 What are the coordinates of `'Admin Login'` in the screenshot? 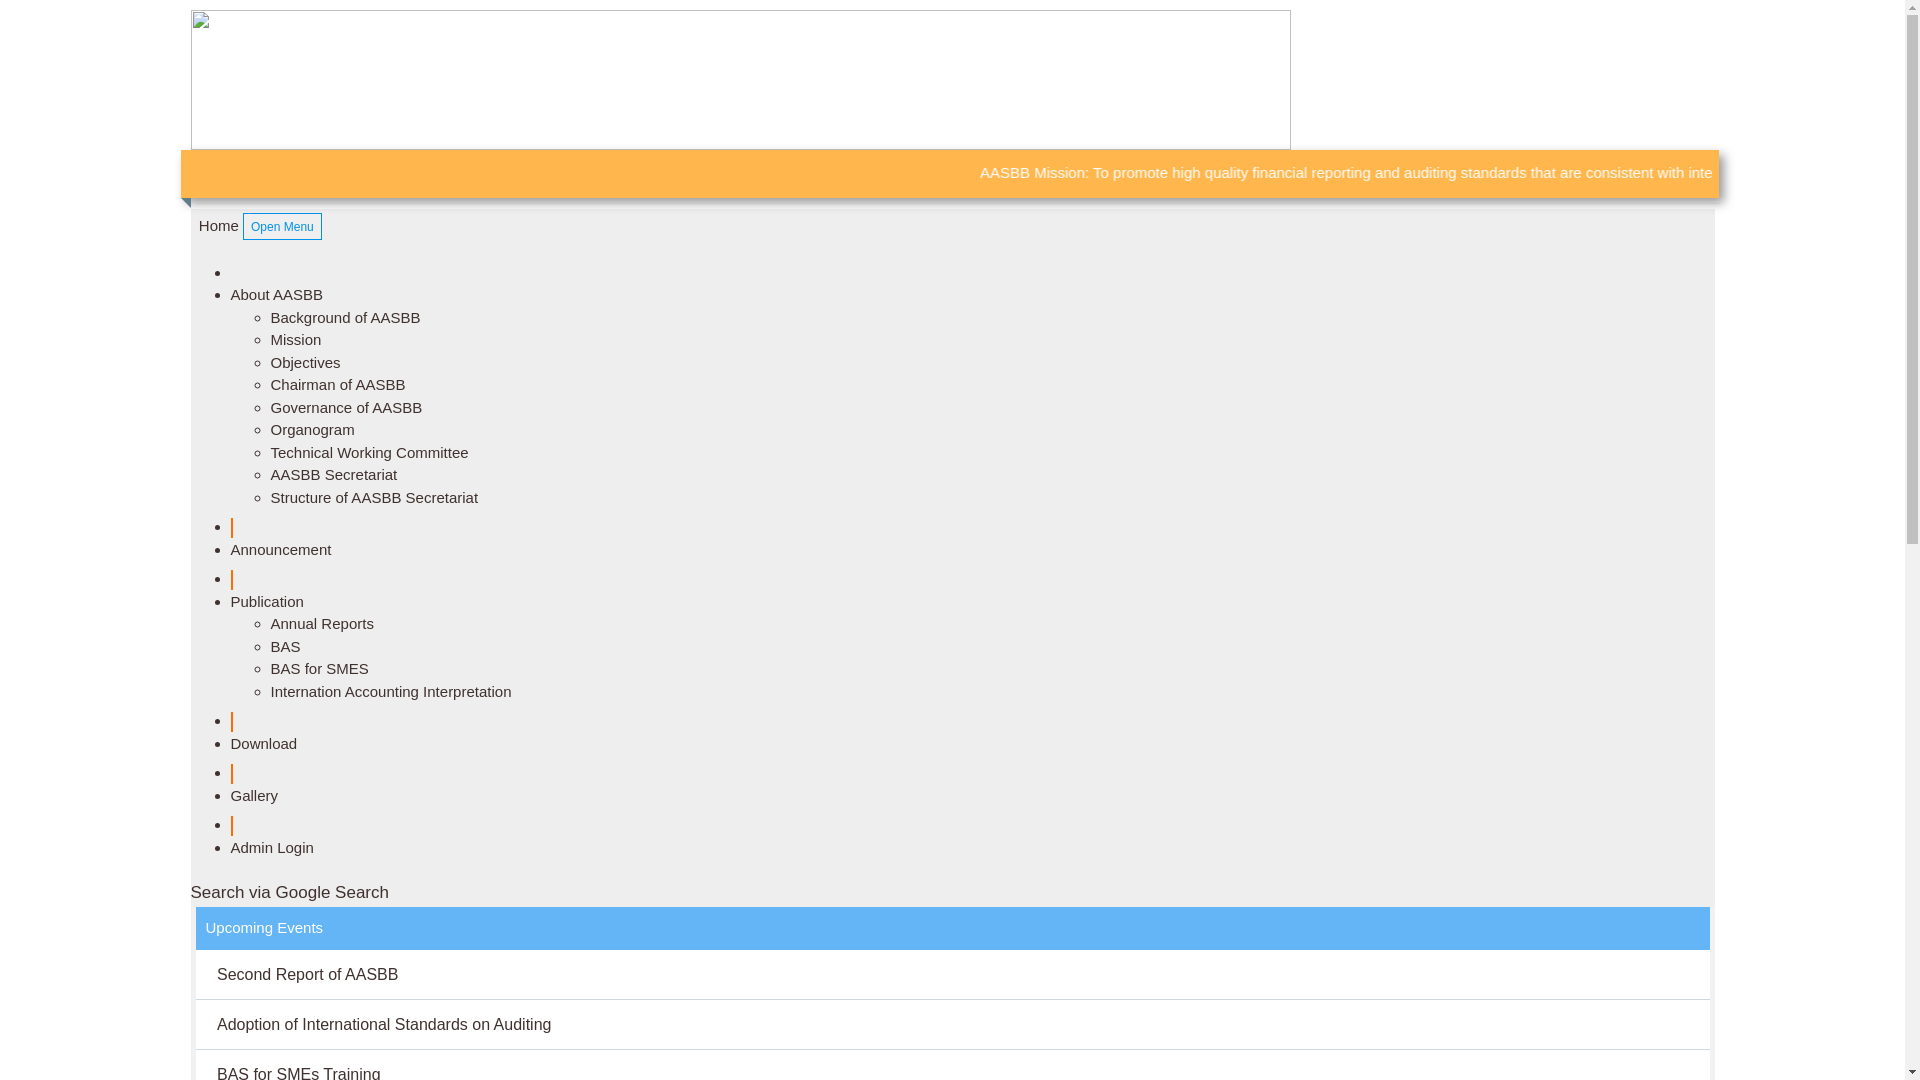 It's located at (270, 846).